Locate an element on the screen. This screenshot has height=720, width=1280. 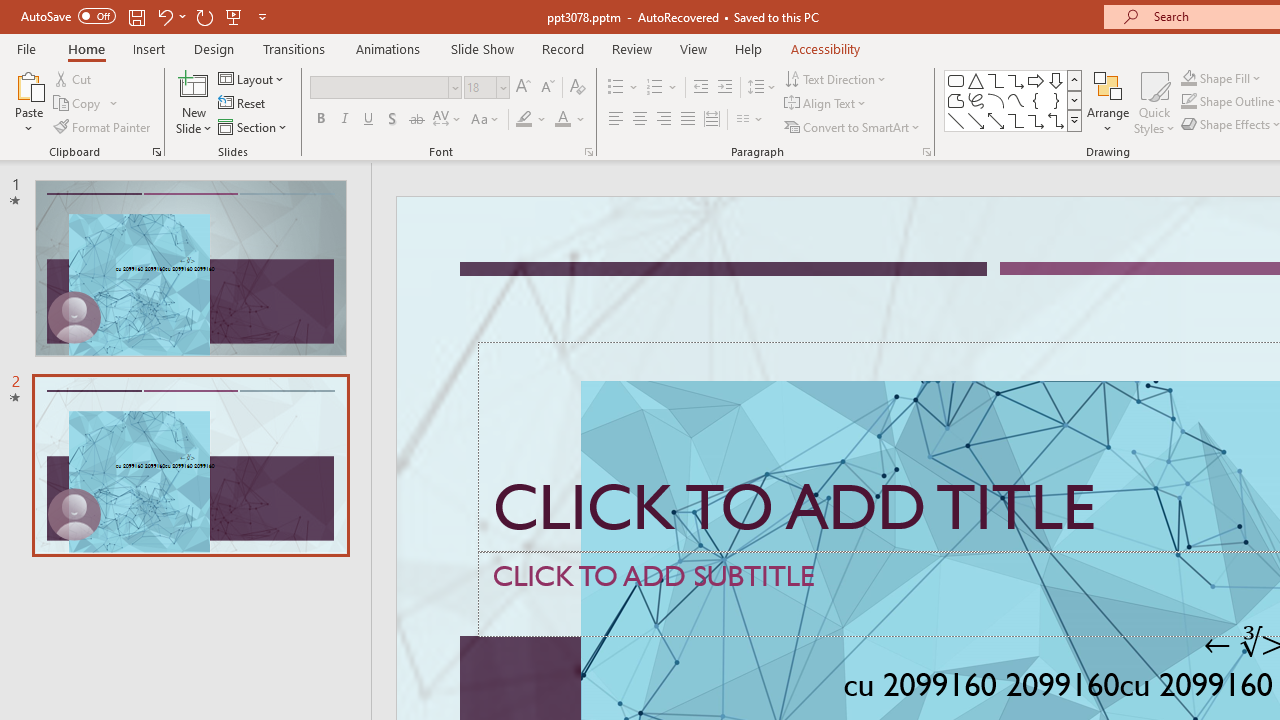
'Connector: Elbow Double-Arrow' is located at coordinates (1055, 120).